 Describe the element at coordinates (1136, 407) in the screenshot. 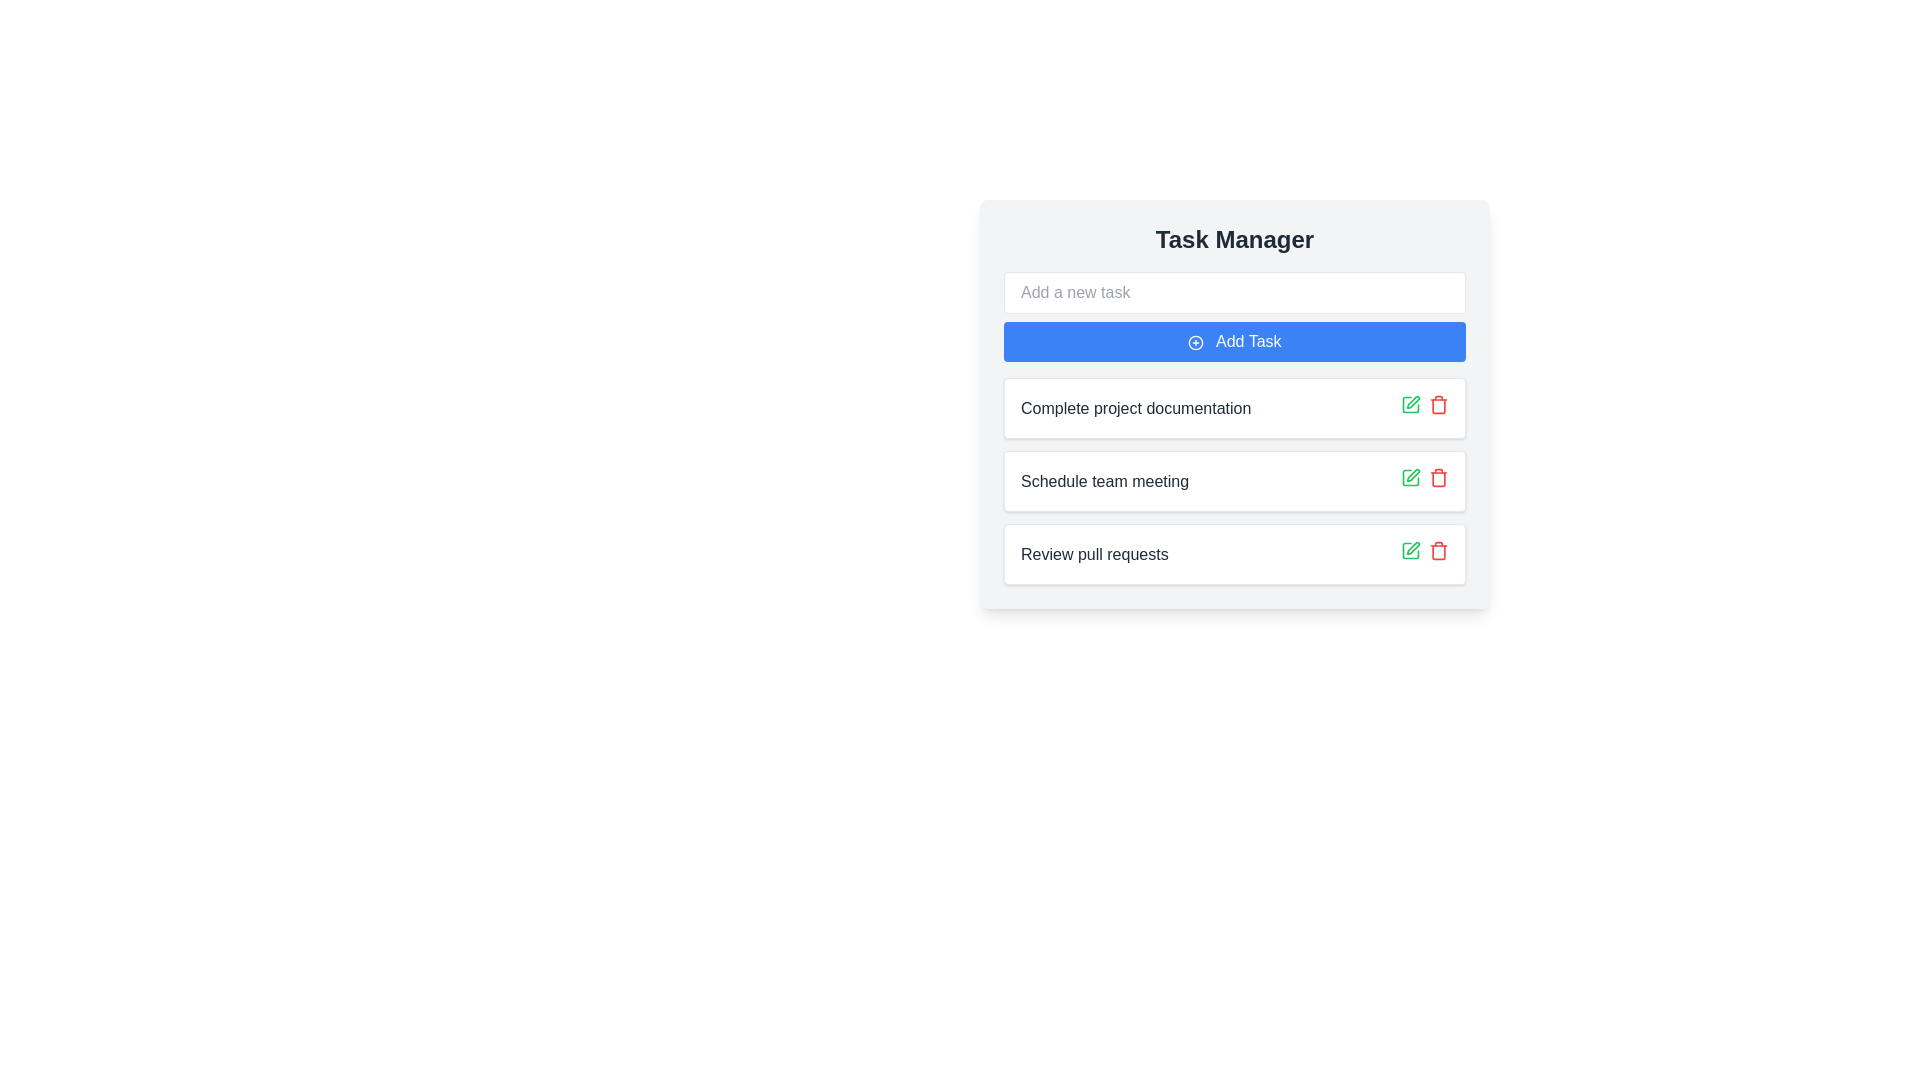

I see `the text label displaying 'Complete project documentation' in the Task Manager section` at that location.